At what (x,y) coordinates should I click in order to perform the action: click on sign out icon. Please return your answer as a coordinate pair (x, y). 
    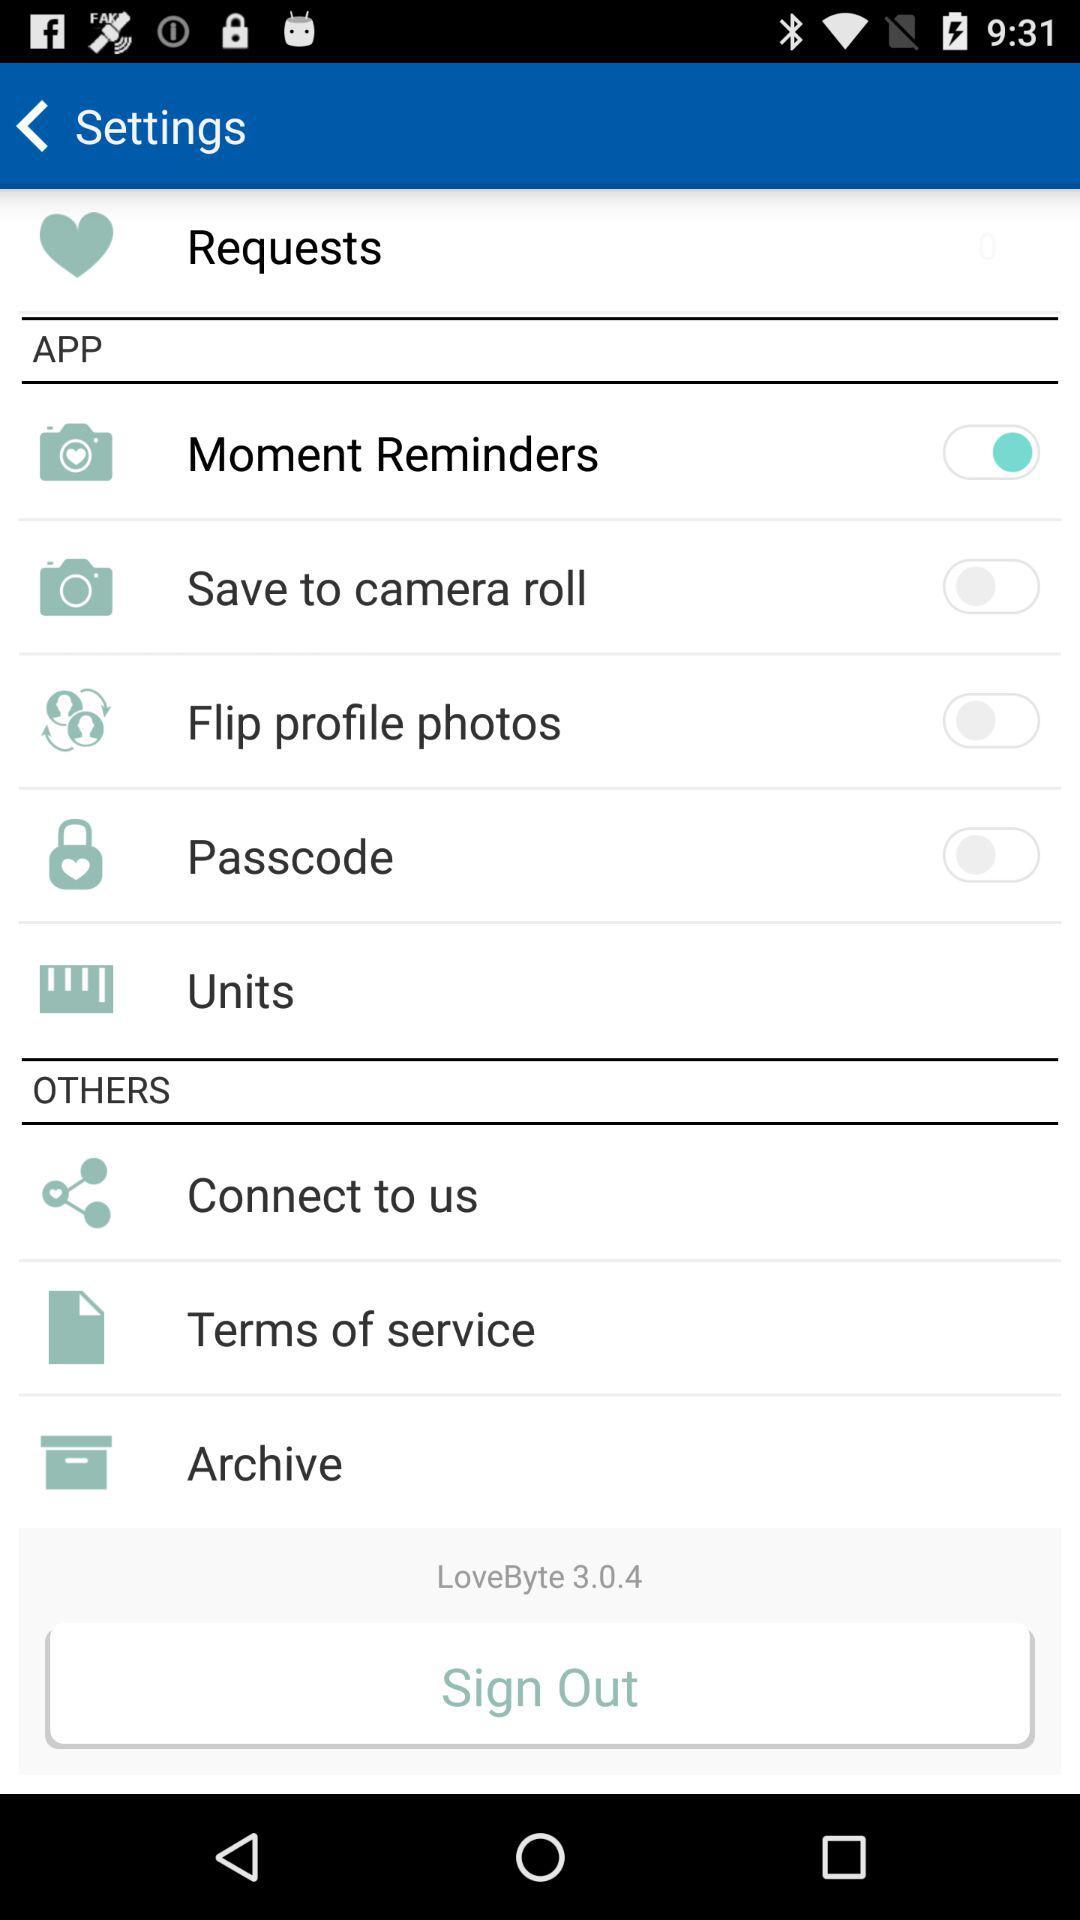
    Looking at the image, I should click on (540, 1684).